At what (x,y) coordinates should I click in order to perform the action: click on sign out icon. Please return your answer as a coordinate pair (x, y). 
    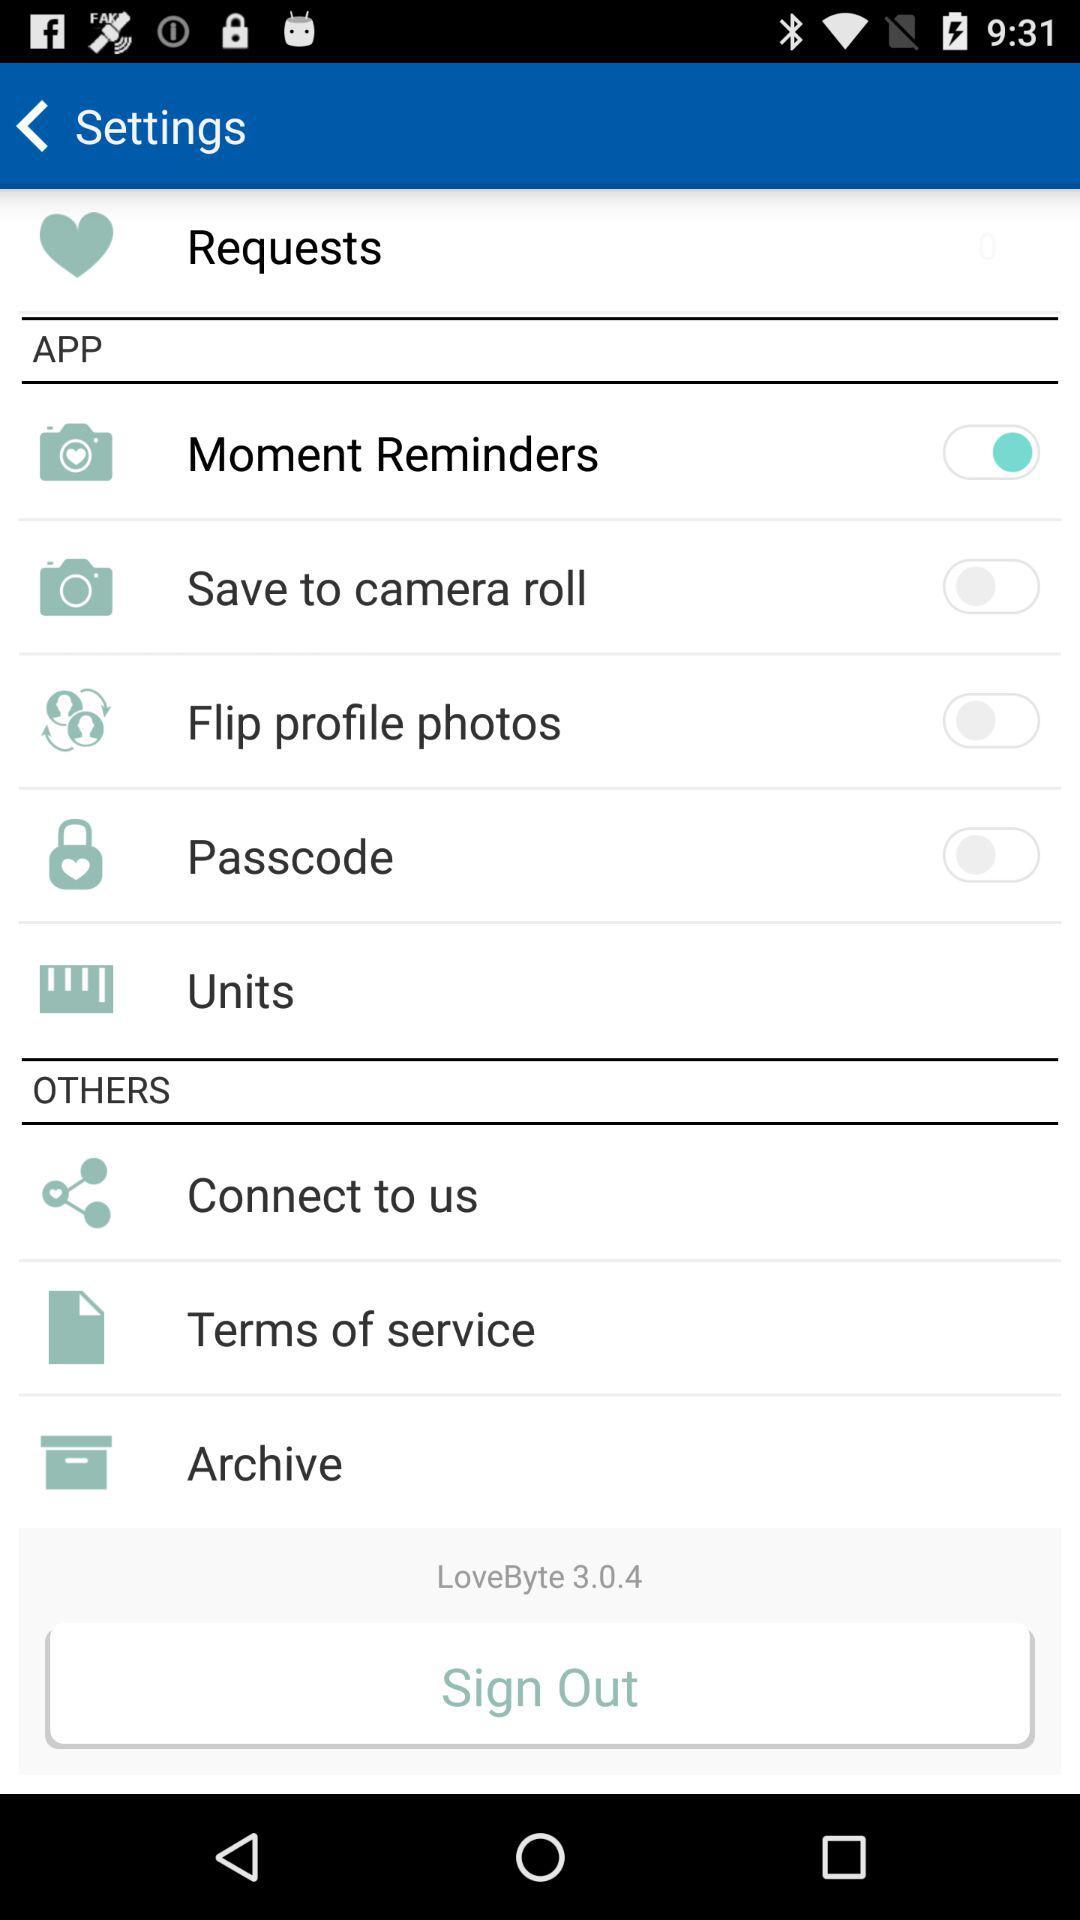
    Looking at the image, I should click on (540, 1684).